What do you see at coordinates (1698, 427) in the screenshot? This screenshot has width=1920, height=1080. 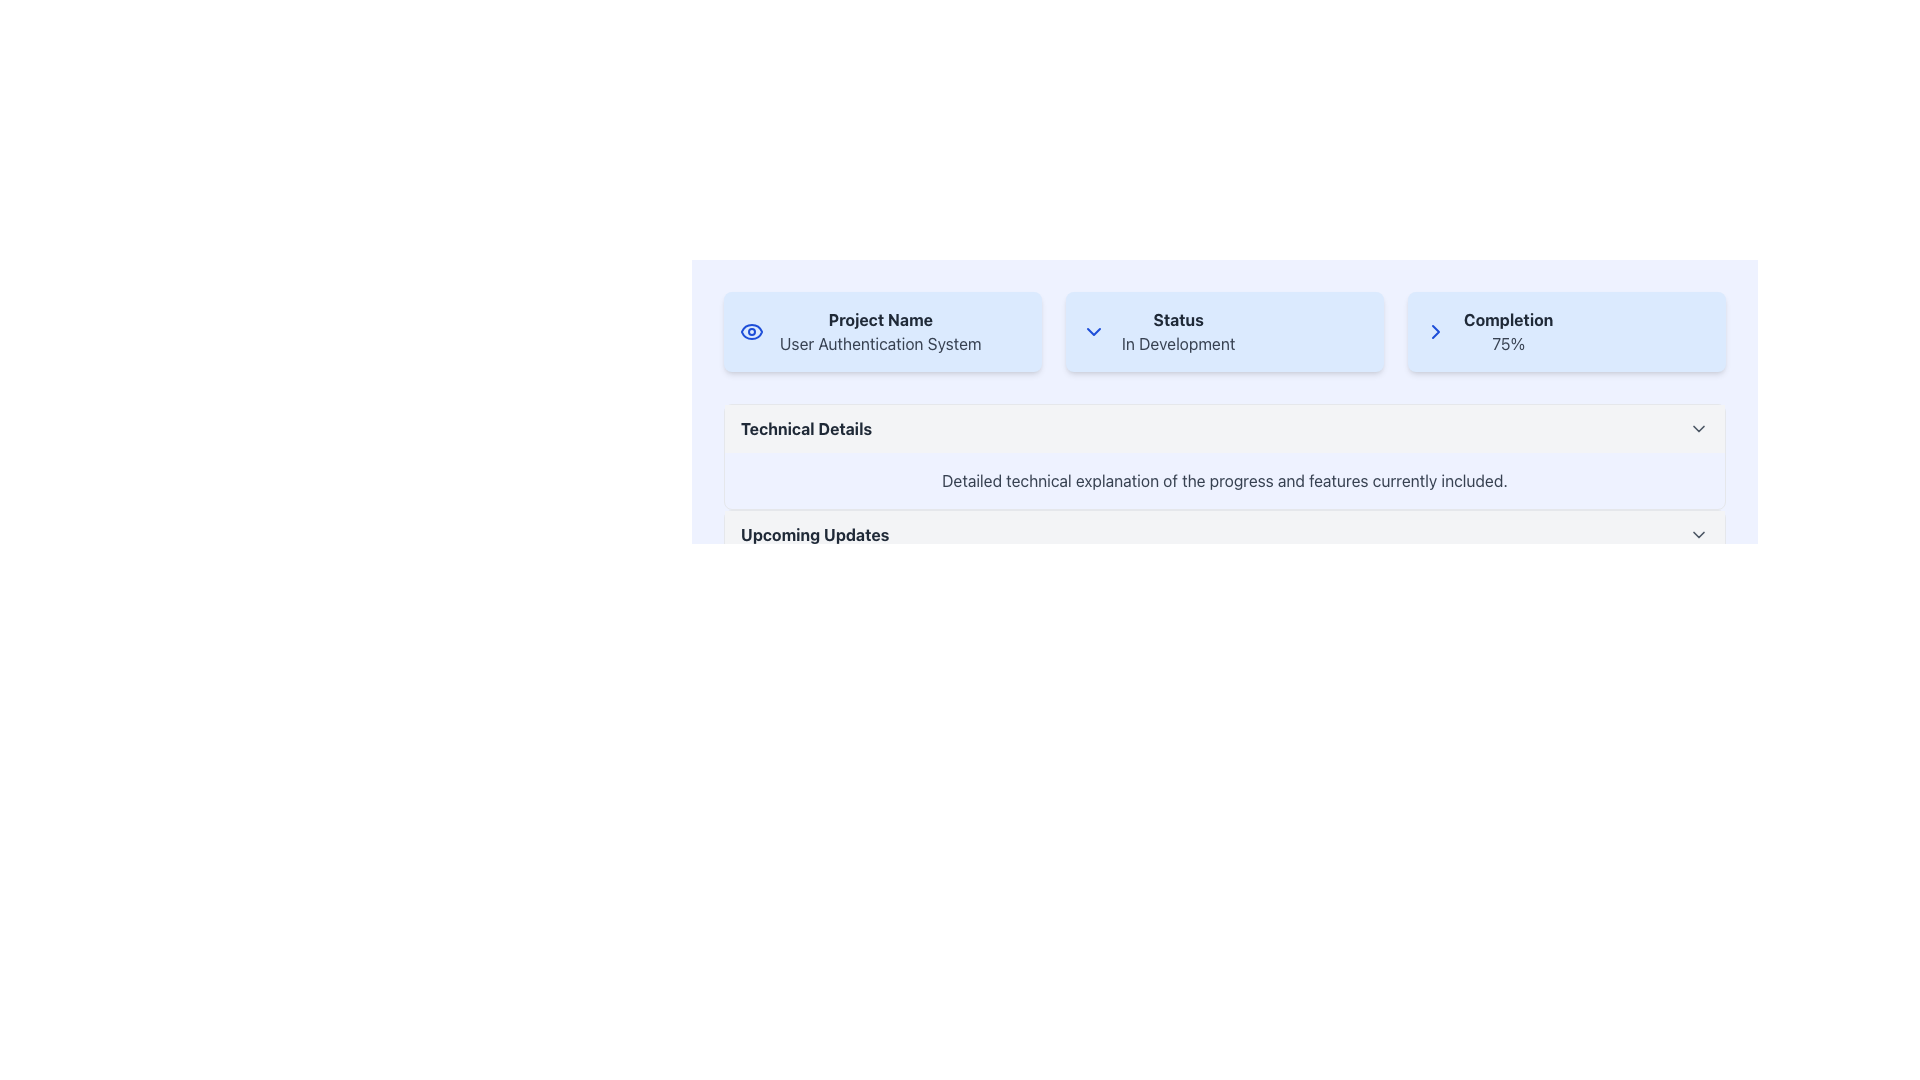 I see `the downwards-facing chevron icon located at the far-right end of the 'Technical Details' section to indicate the current state of the section` at bounding box center [1698, 427].